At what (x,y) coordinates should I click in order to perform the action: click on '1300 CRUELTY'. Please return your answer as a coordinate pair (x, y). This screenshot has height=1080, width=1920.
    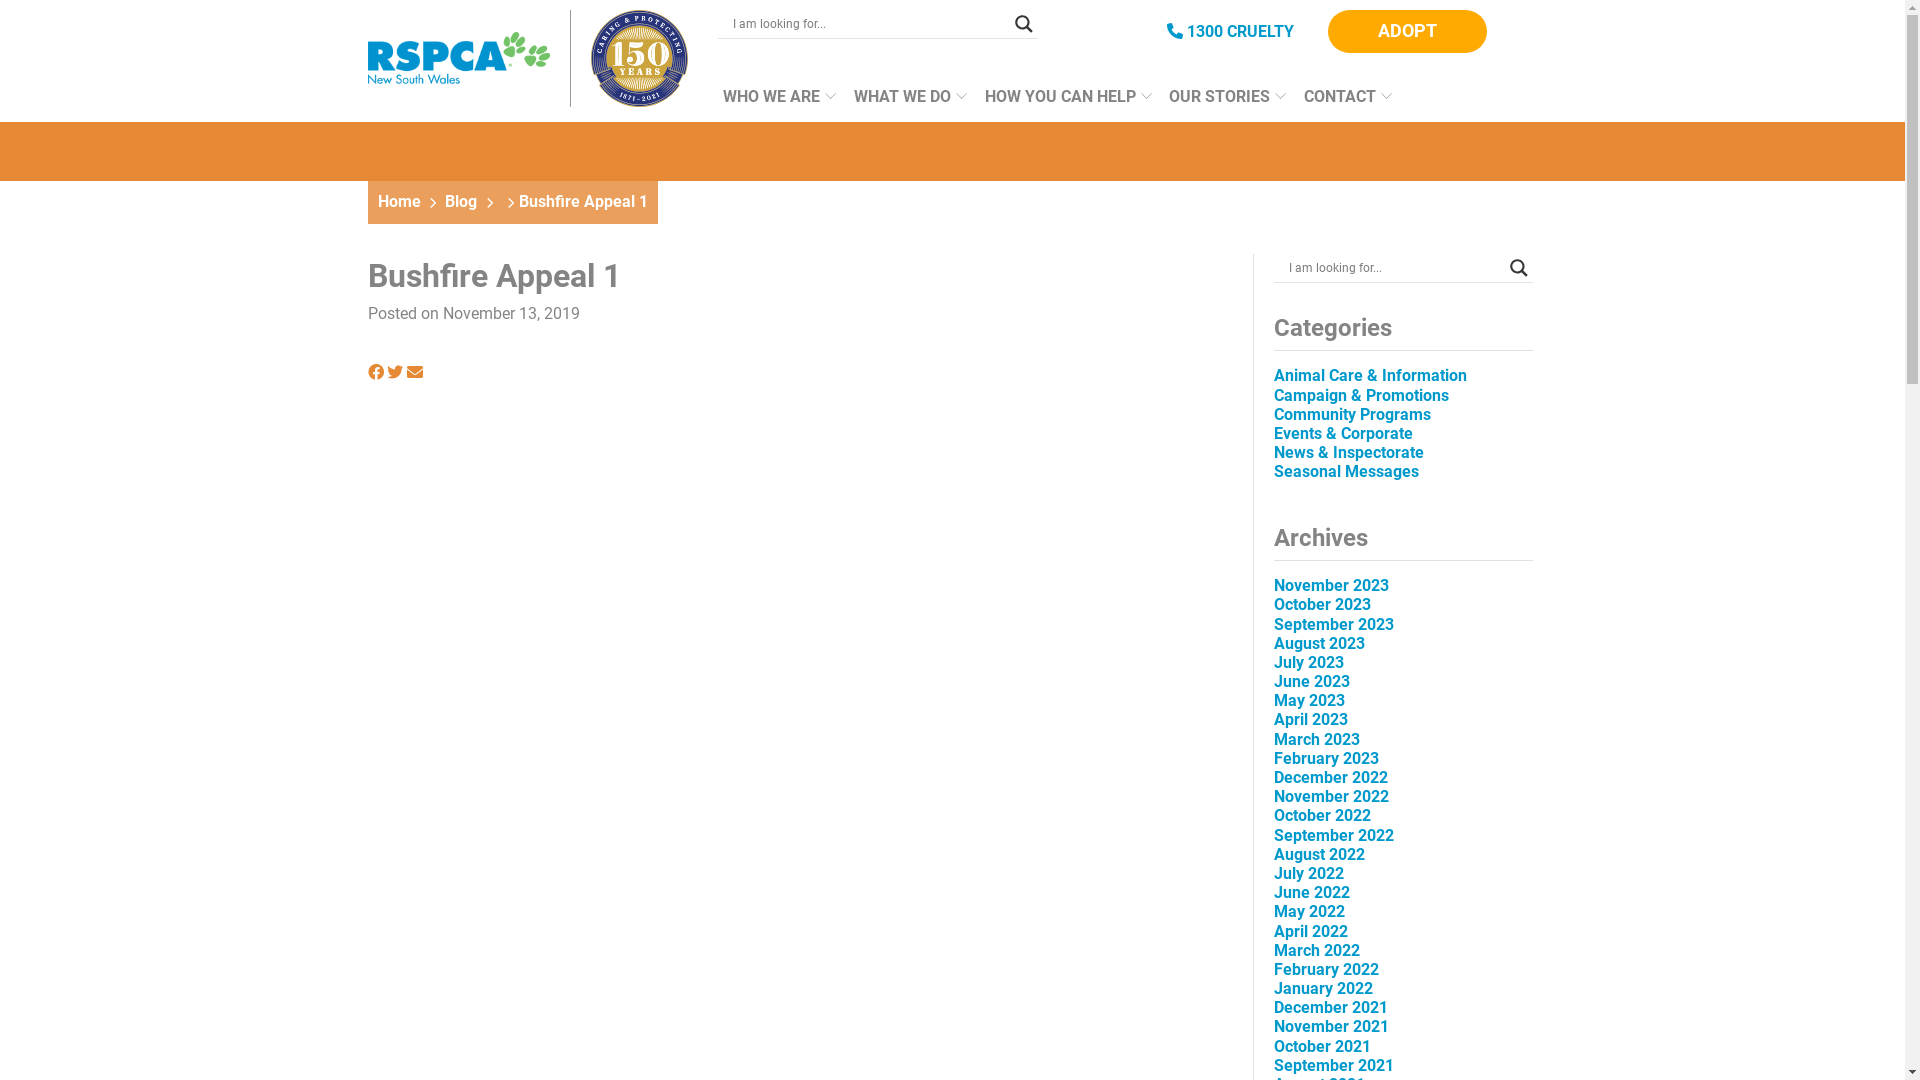
    Looking at the image, I should click on (1229, 31).